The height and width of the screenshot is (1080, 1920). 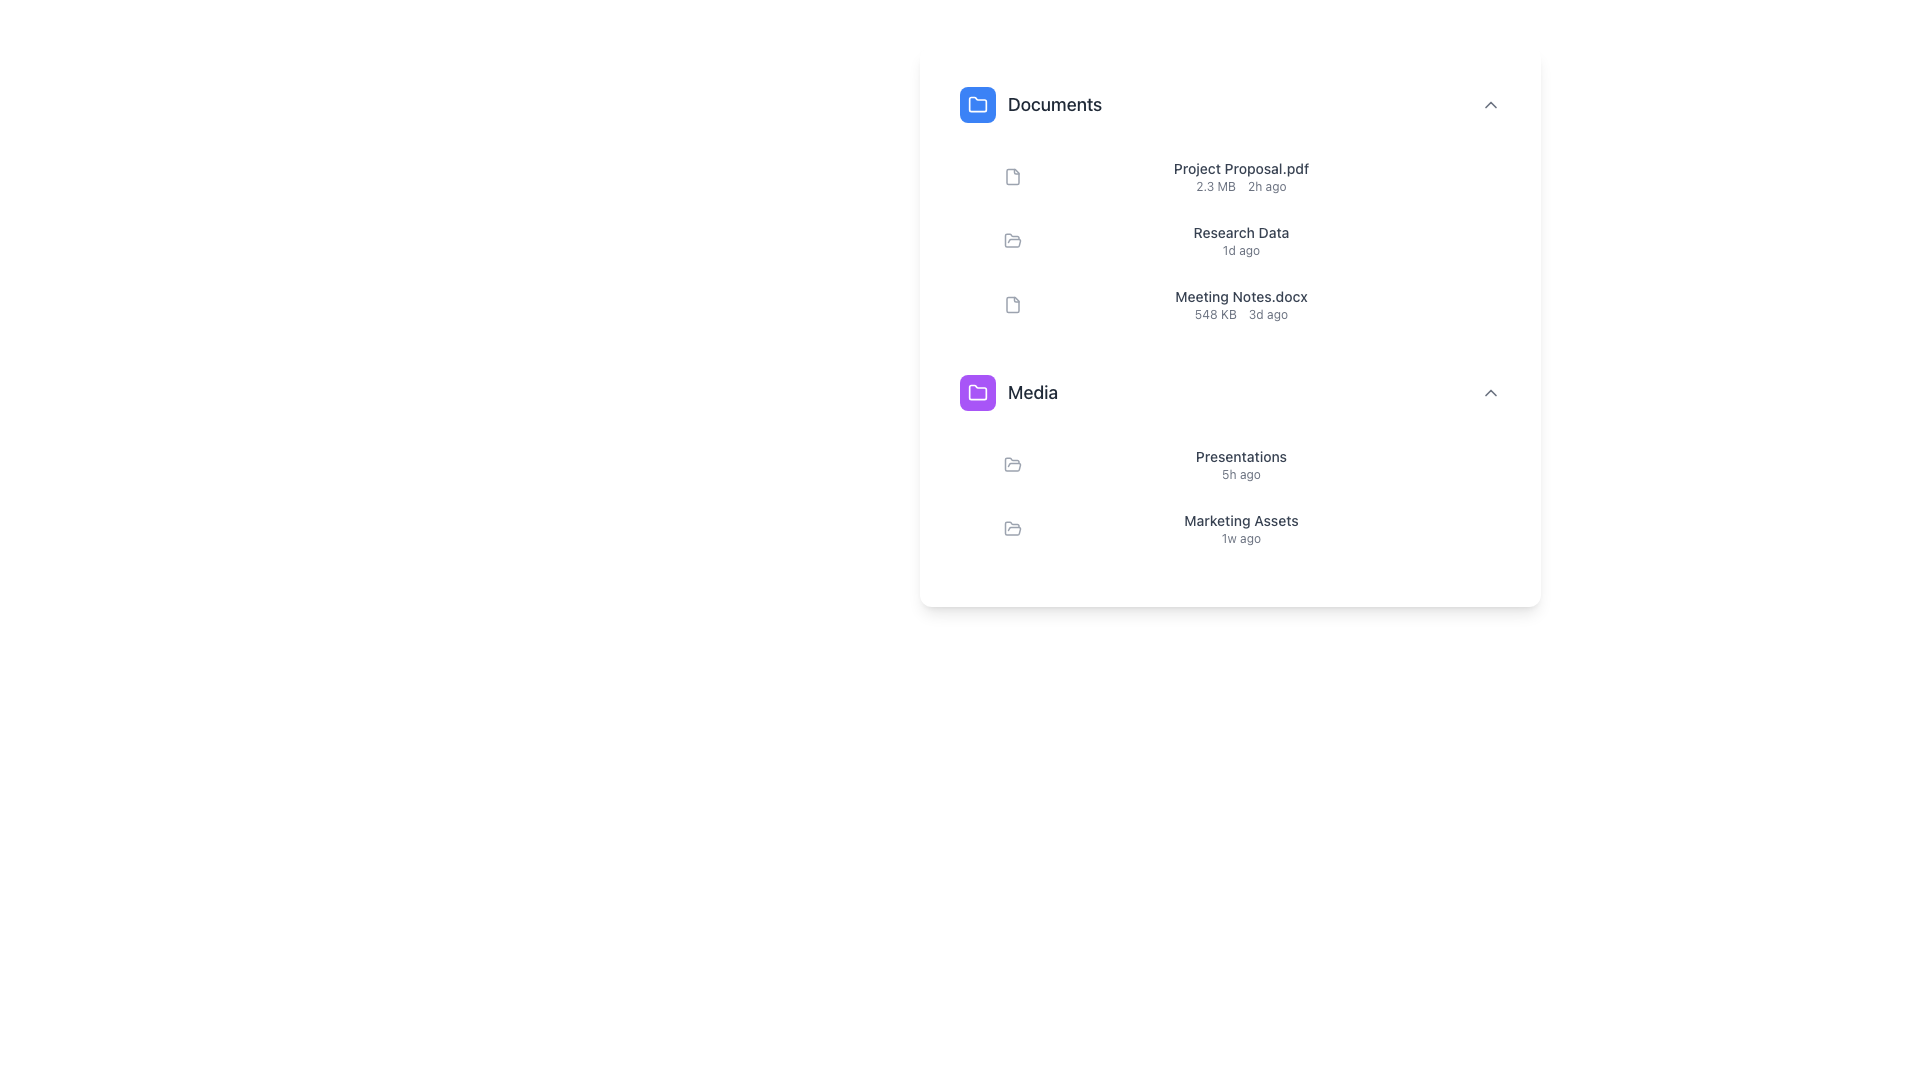 I want to click on the Icon button that serves as a visual identifier for the 'Media' section, located on the left side of the row titled 'Media', so click(x=978, y=393).